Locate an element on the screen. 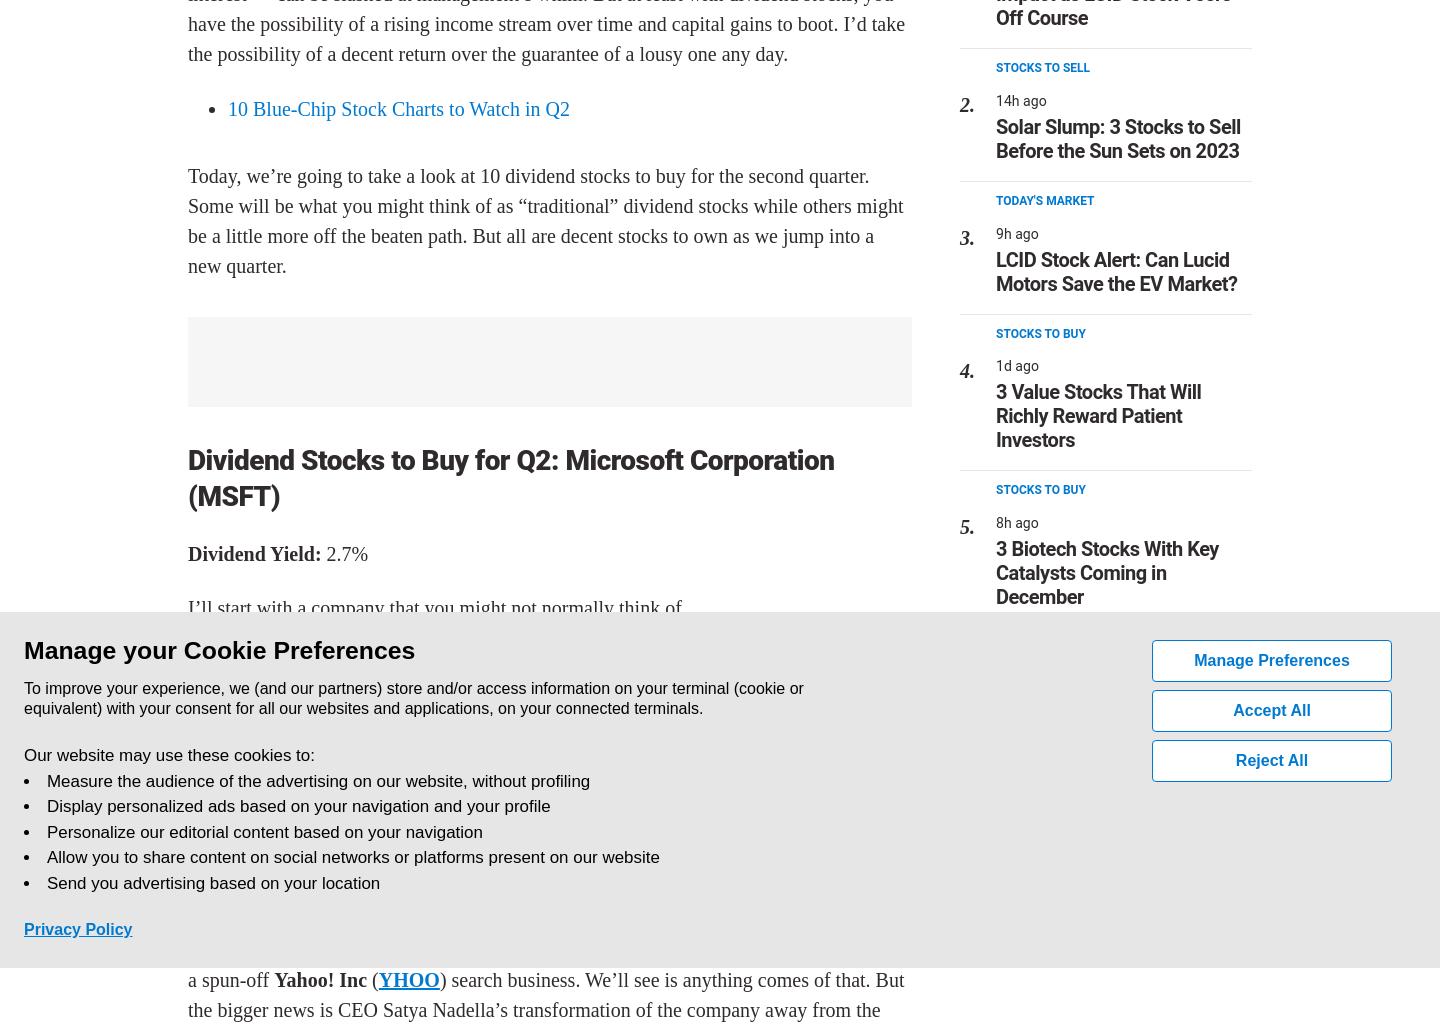  '3 Value Stocks That Will Richly Reward Patient Investors' is located at coordinates (1097, 414).